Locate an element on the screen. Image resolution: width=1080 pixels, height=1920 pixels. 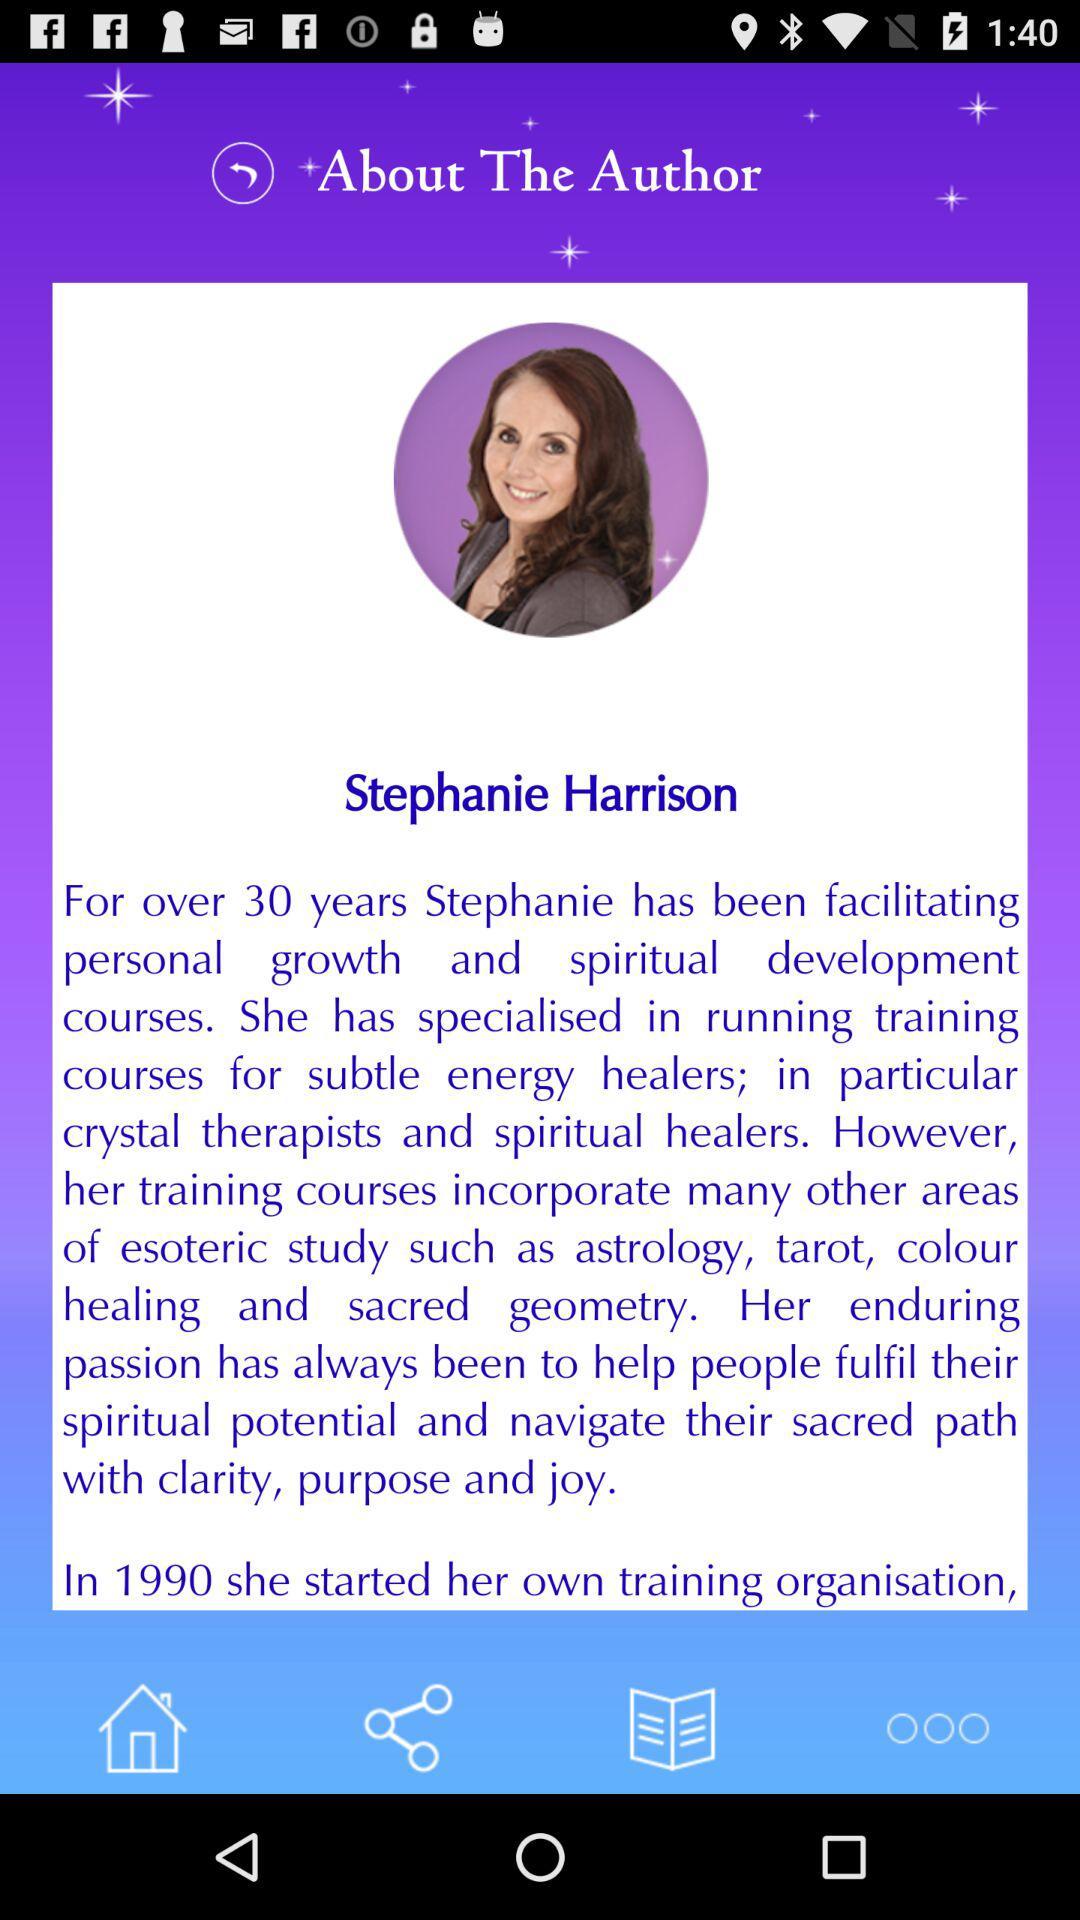
share this page is located at coordinates (406, 1727).